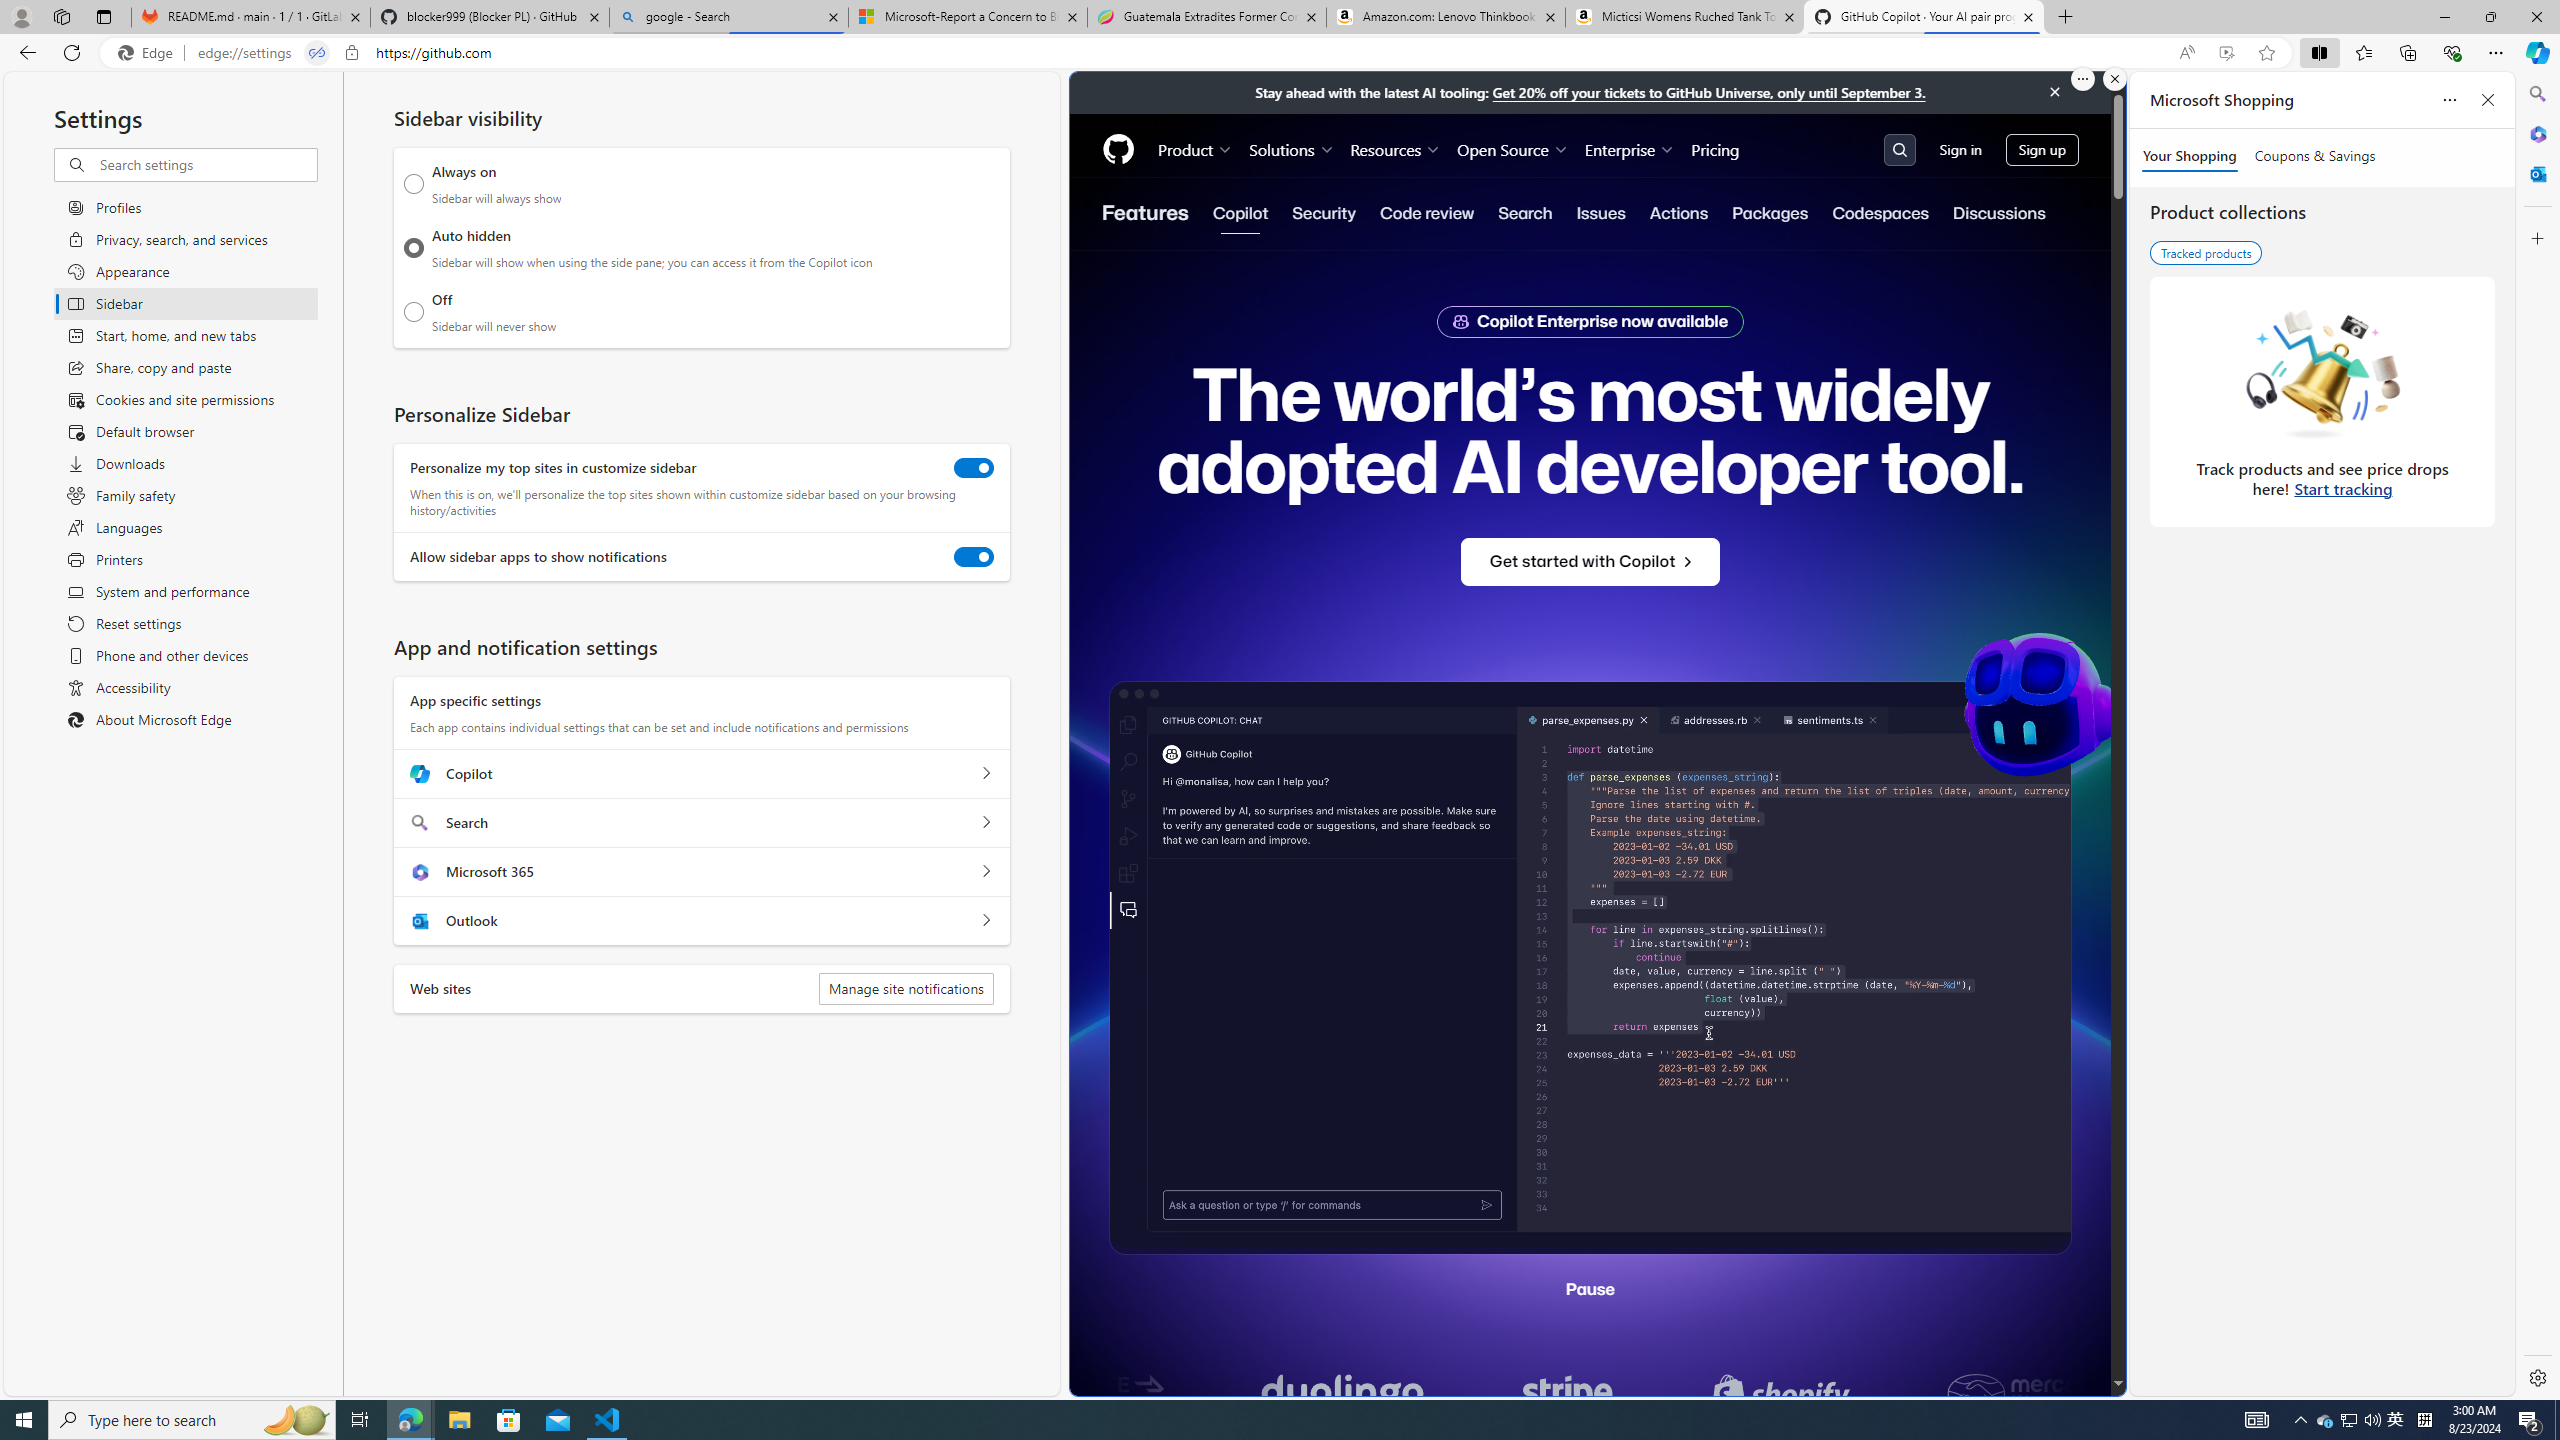 This screenshot has width=2560, height=1440. Describe the element at coordinates (1292, 149) in the screenshot. I see `'Solutions'` at that location.